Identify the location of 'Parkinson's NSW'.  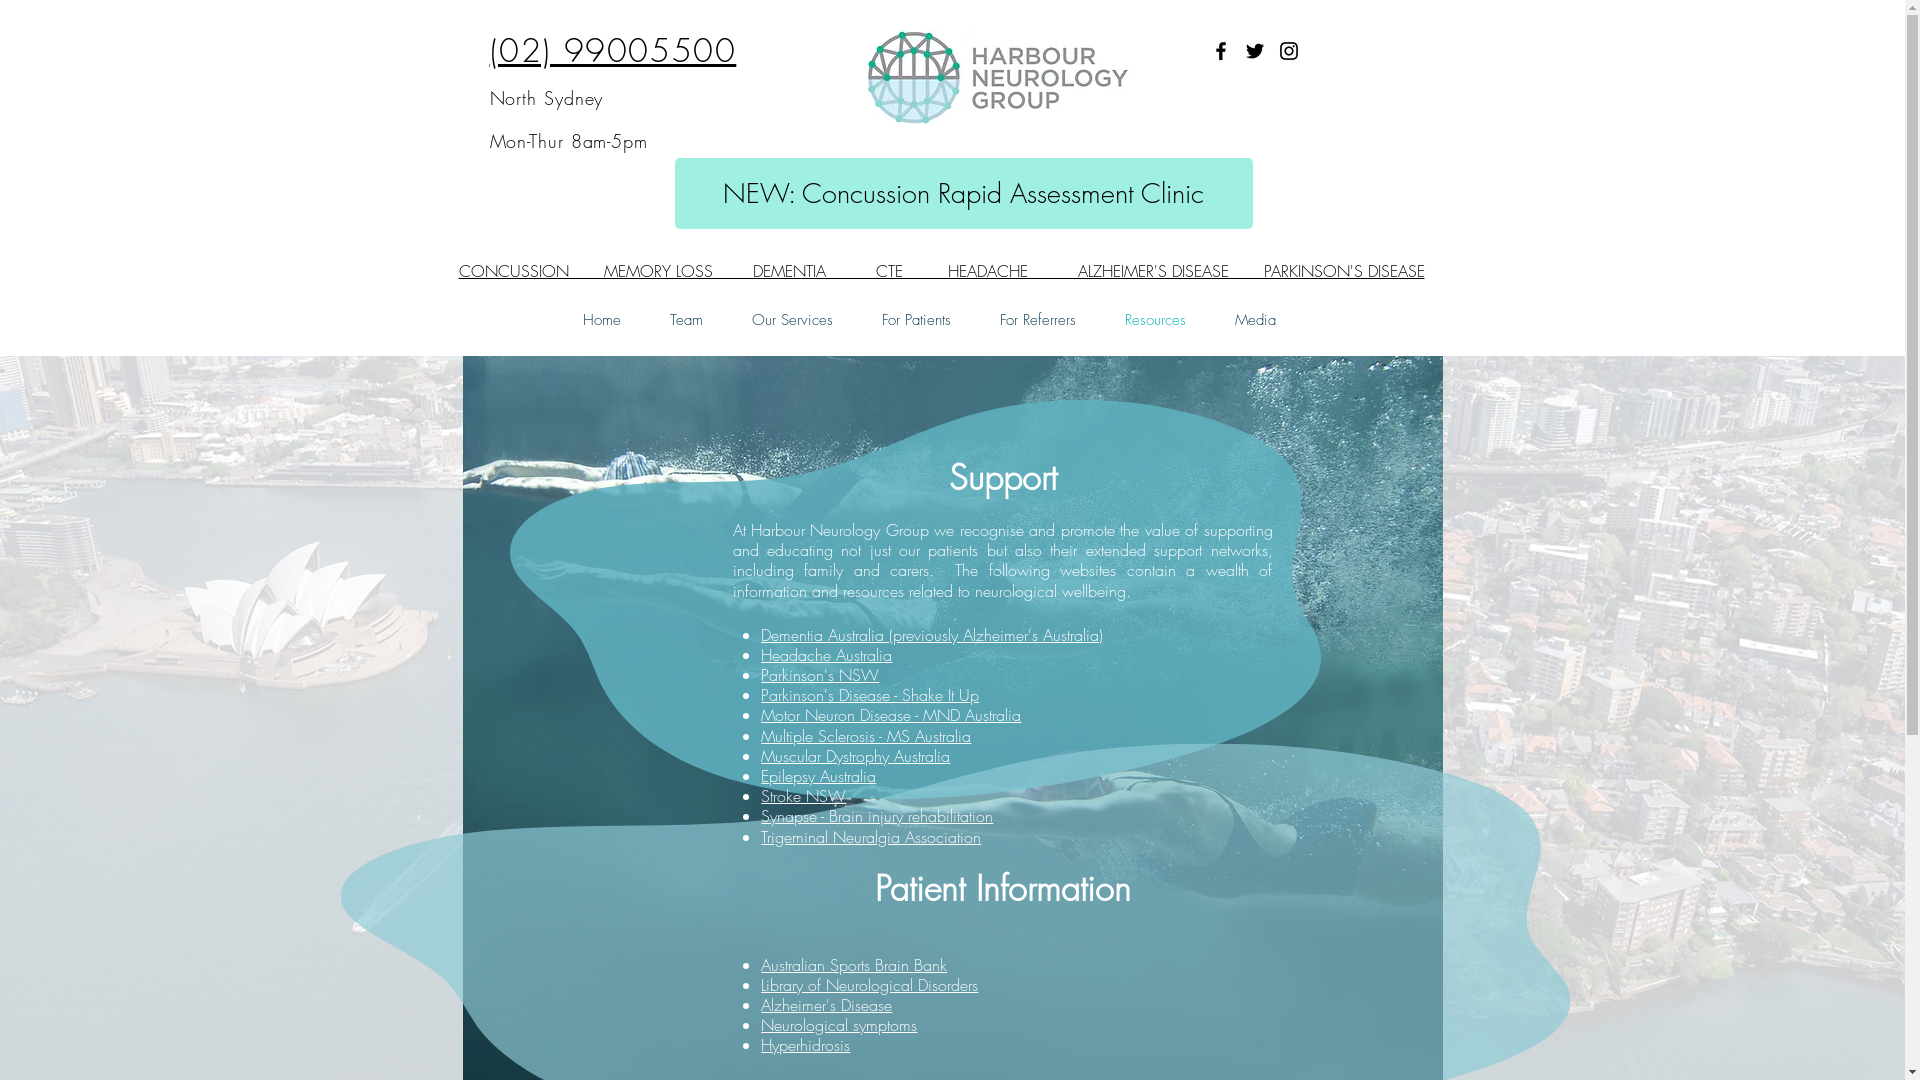
(820, 675).